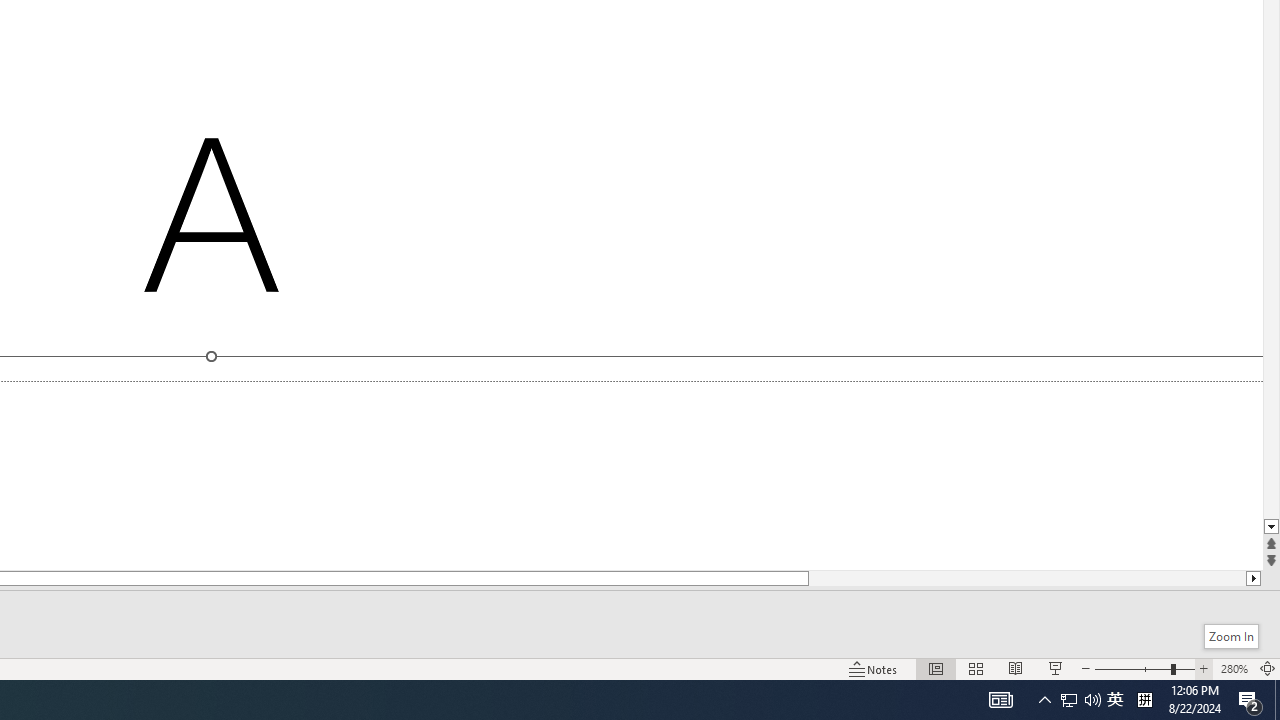 The image size is (1280, 720). Describe the element at coordinates (1233, 669) in the screenshot. I see `'Zoom 280%'` at that location.